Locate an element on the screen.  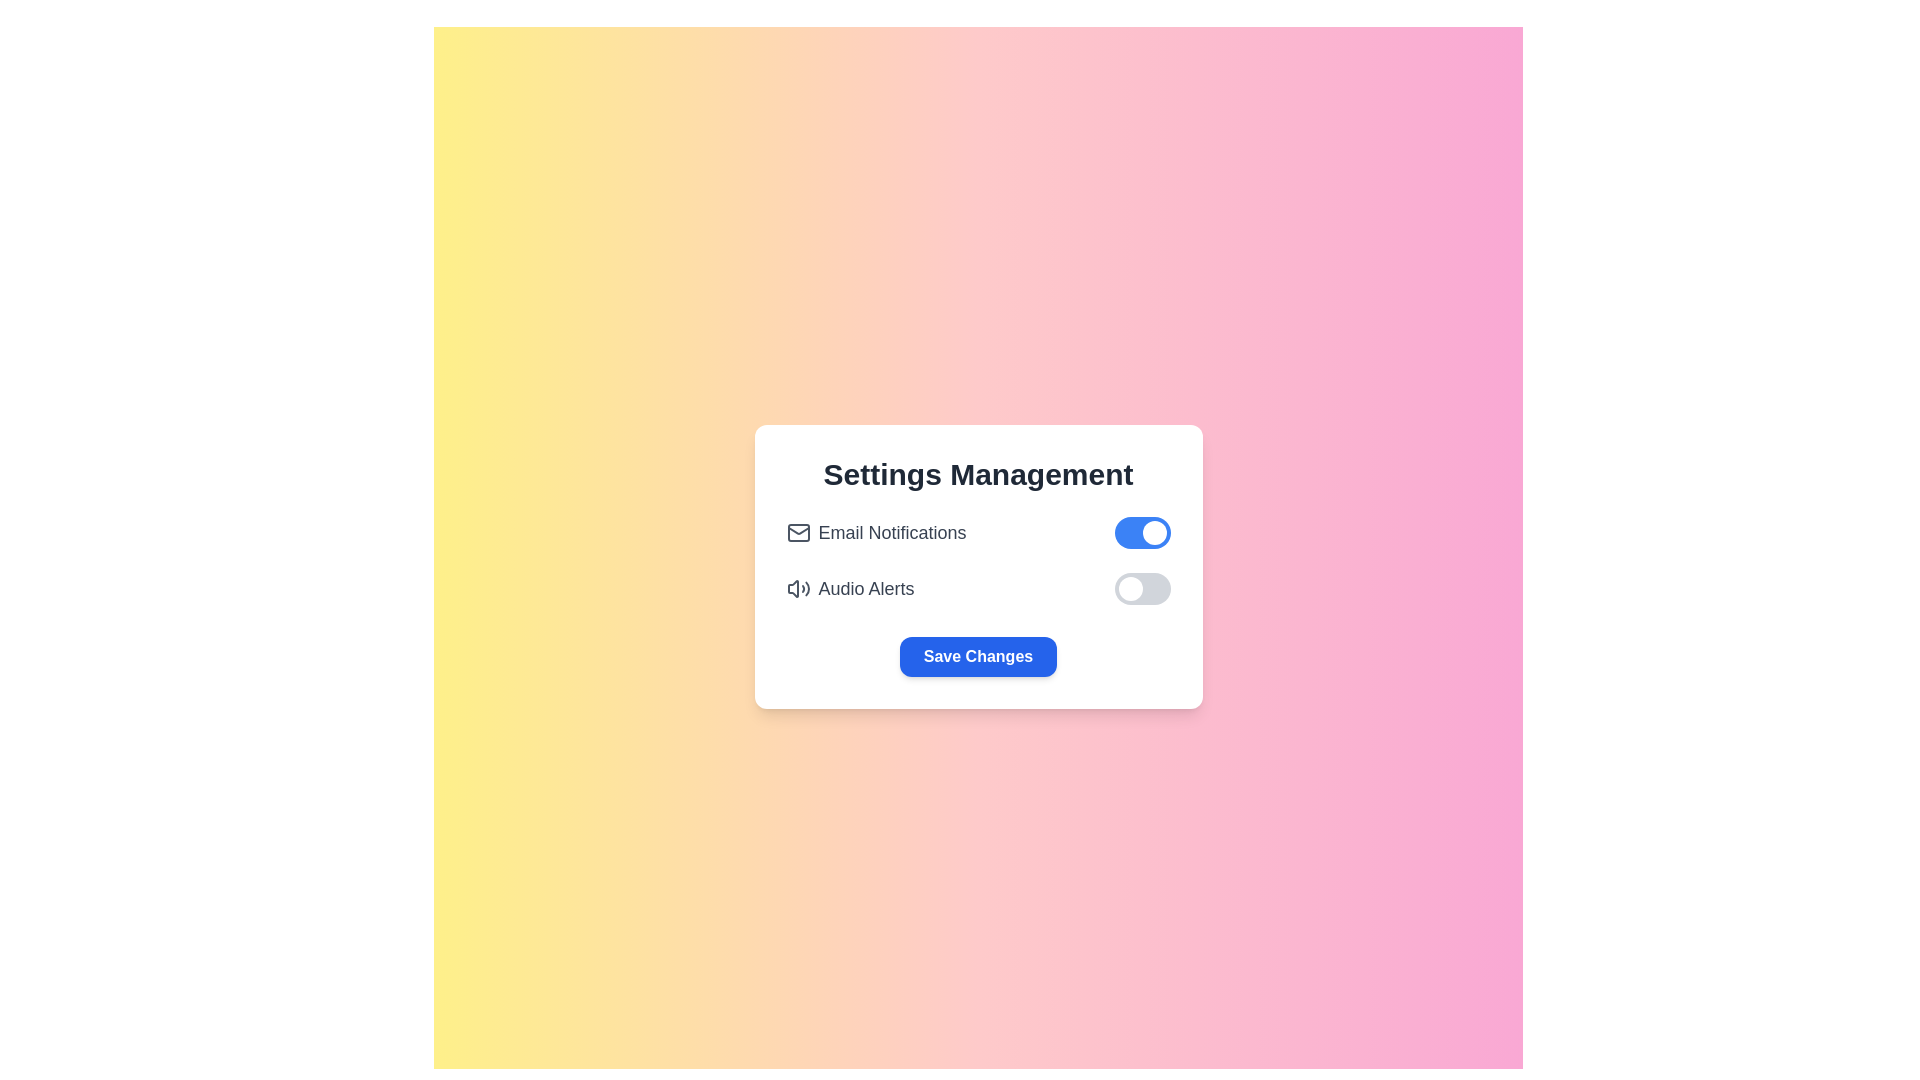
the audio alerts icon located in the settings panel, positioned to the left of the 'Audio Alerts' label is located at coordinates (797, 588).